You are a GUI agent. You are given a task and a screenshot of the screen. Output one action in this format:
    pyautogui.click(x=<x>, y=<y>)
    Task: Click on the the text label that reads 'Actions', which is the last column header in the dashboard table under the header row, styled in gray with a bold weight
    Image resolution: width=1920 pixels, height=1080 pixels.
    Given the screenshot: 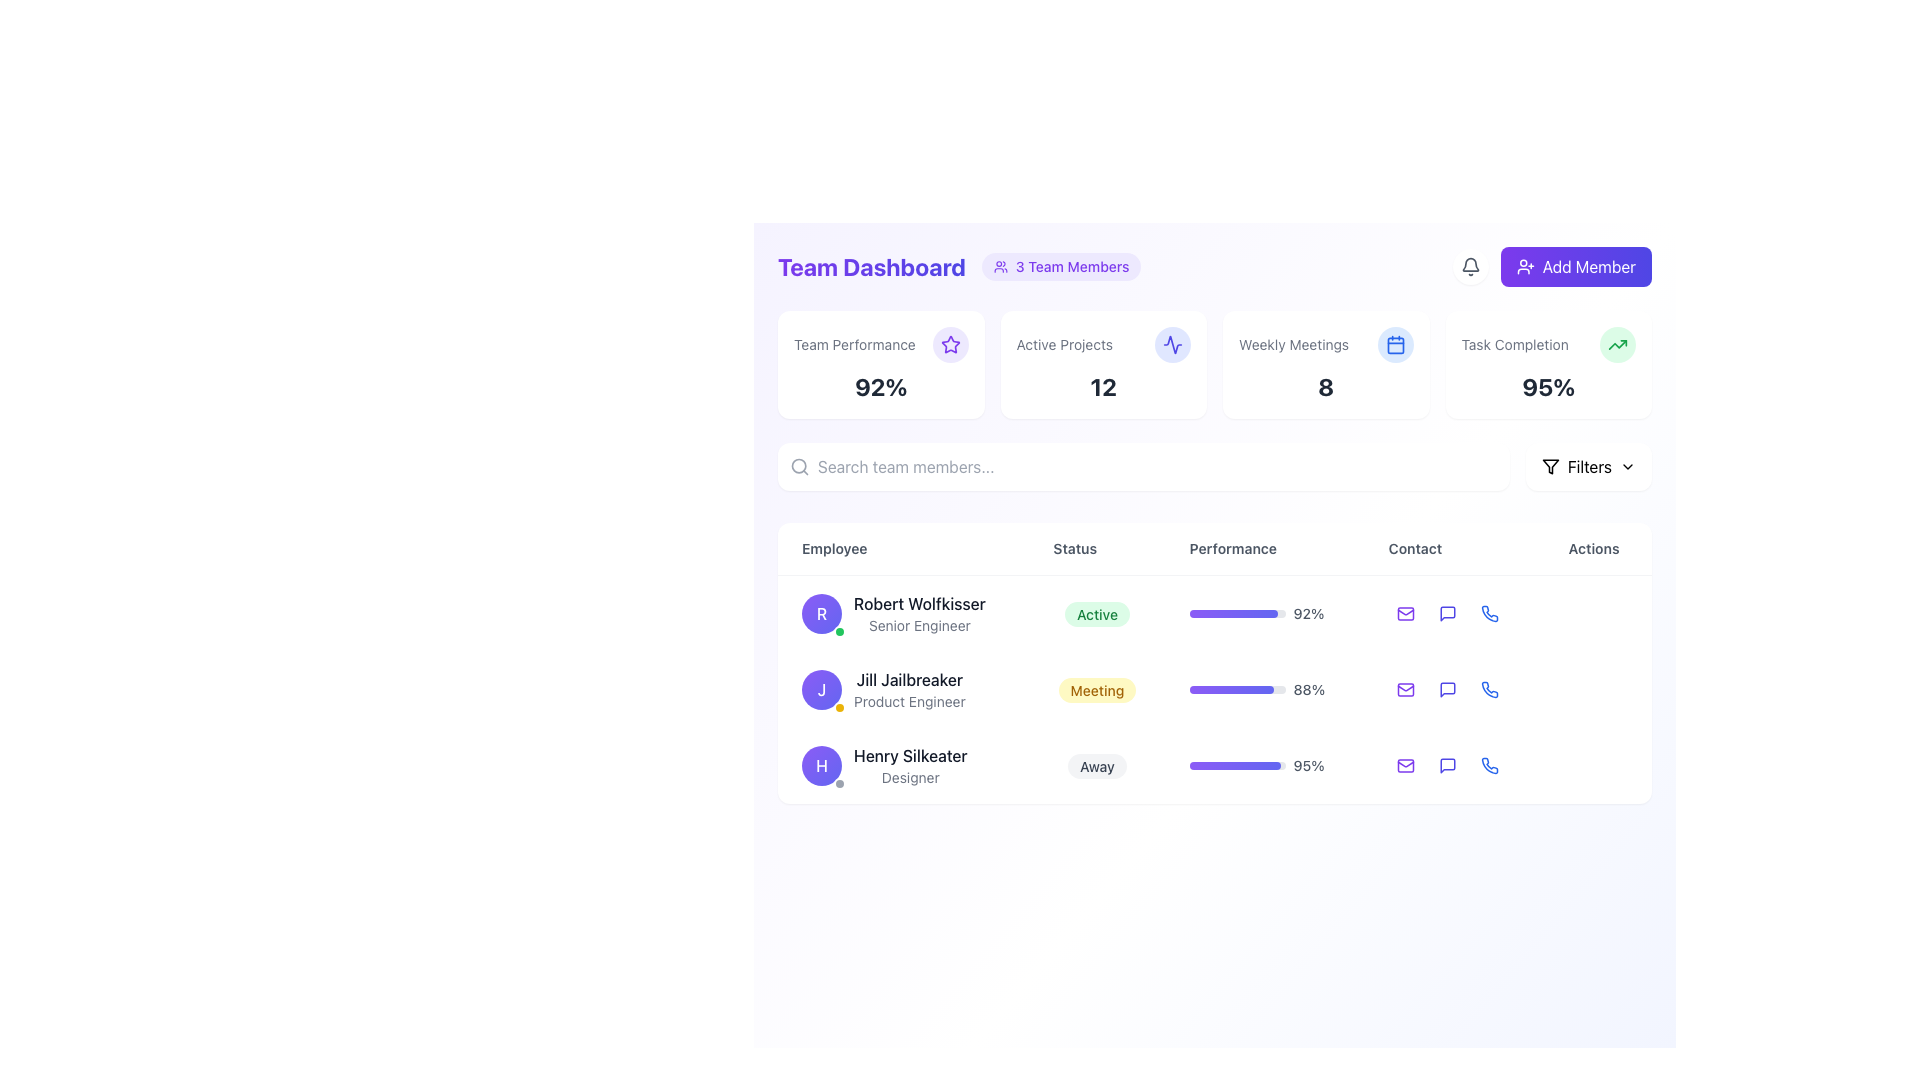 What is the action you would take?
    pyautogui.click(x=1597, y=549)
    